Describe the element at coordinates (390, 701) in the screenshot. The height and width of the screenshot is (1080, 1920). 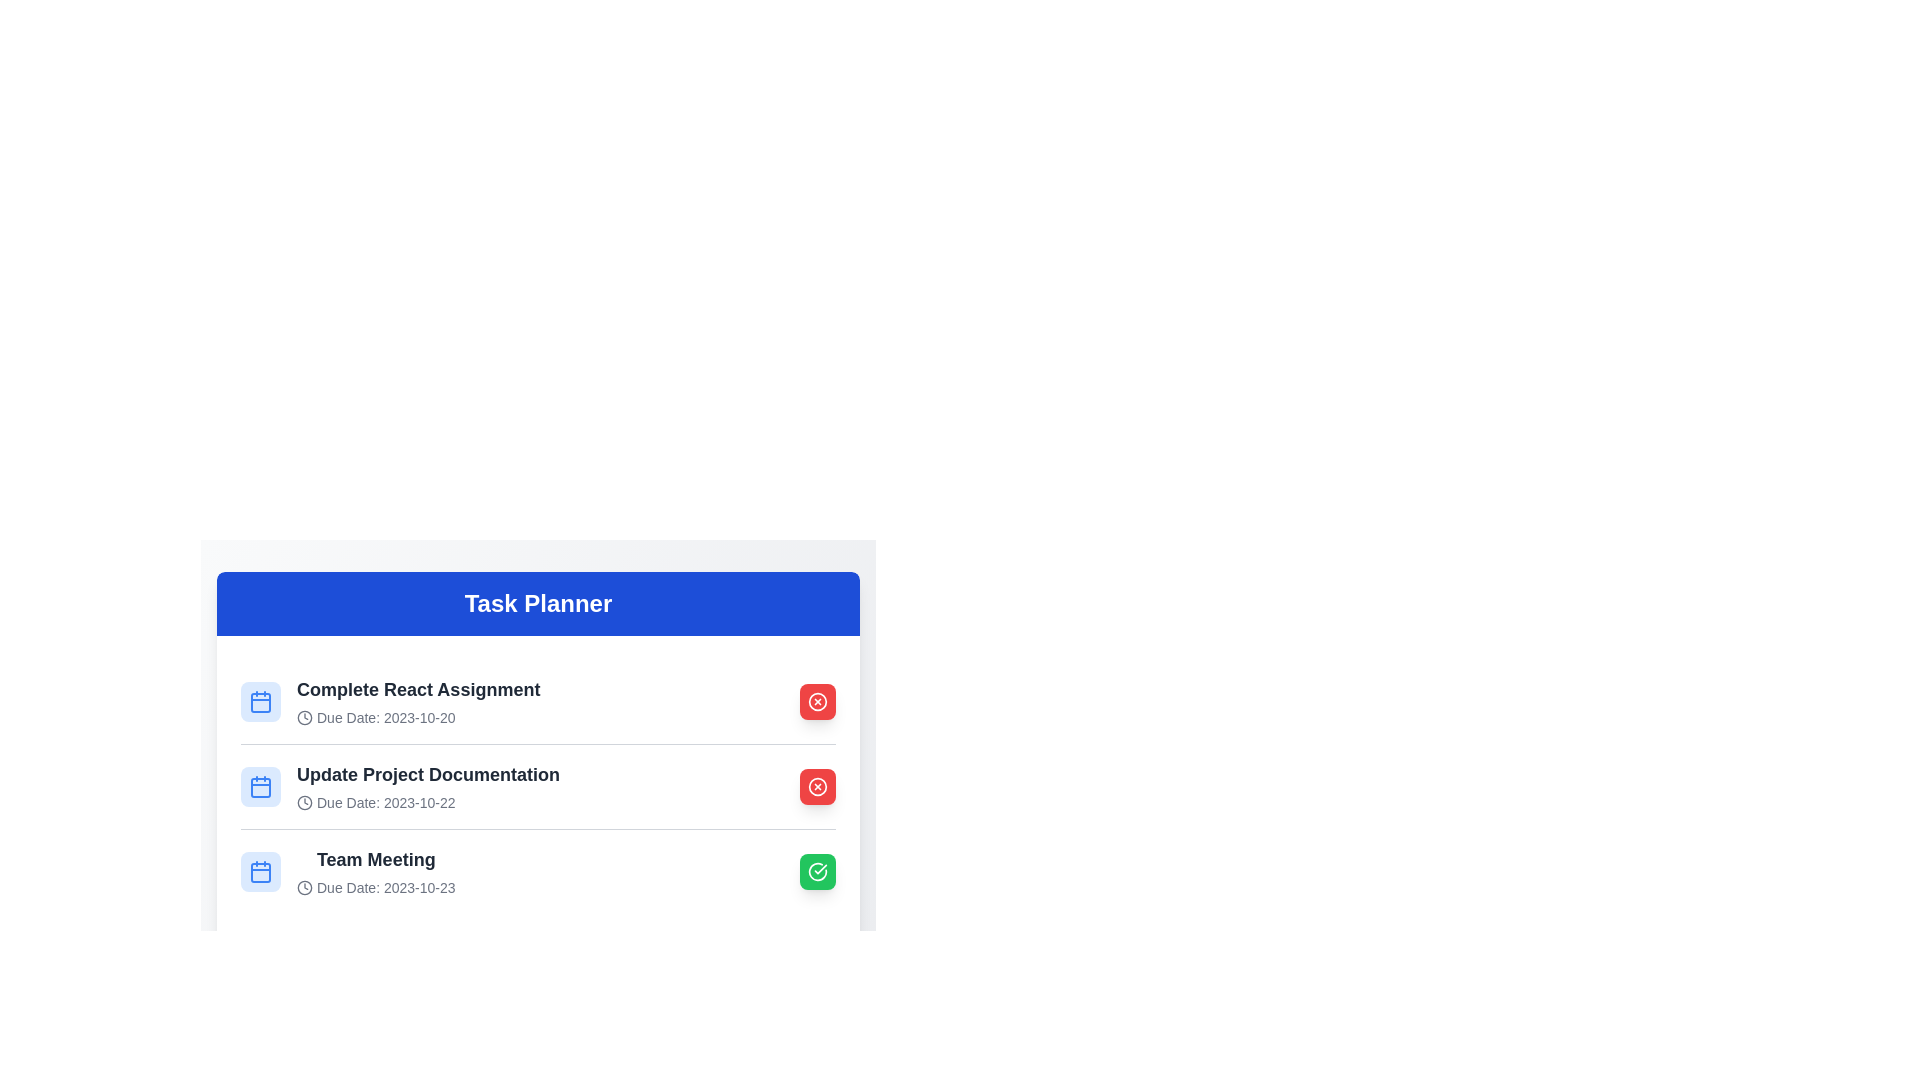
I see `the first task entry in the task planner interface, which features a blue calendar icon on the left and the title 'Complete React Assignment' in bold, along with the due date 'Due Date: 2023-10-20' below it` at that location.